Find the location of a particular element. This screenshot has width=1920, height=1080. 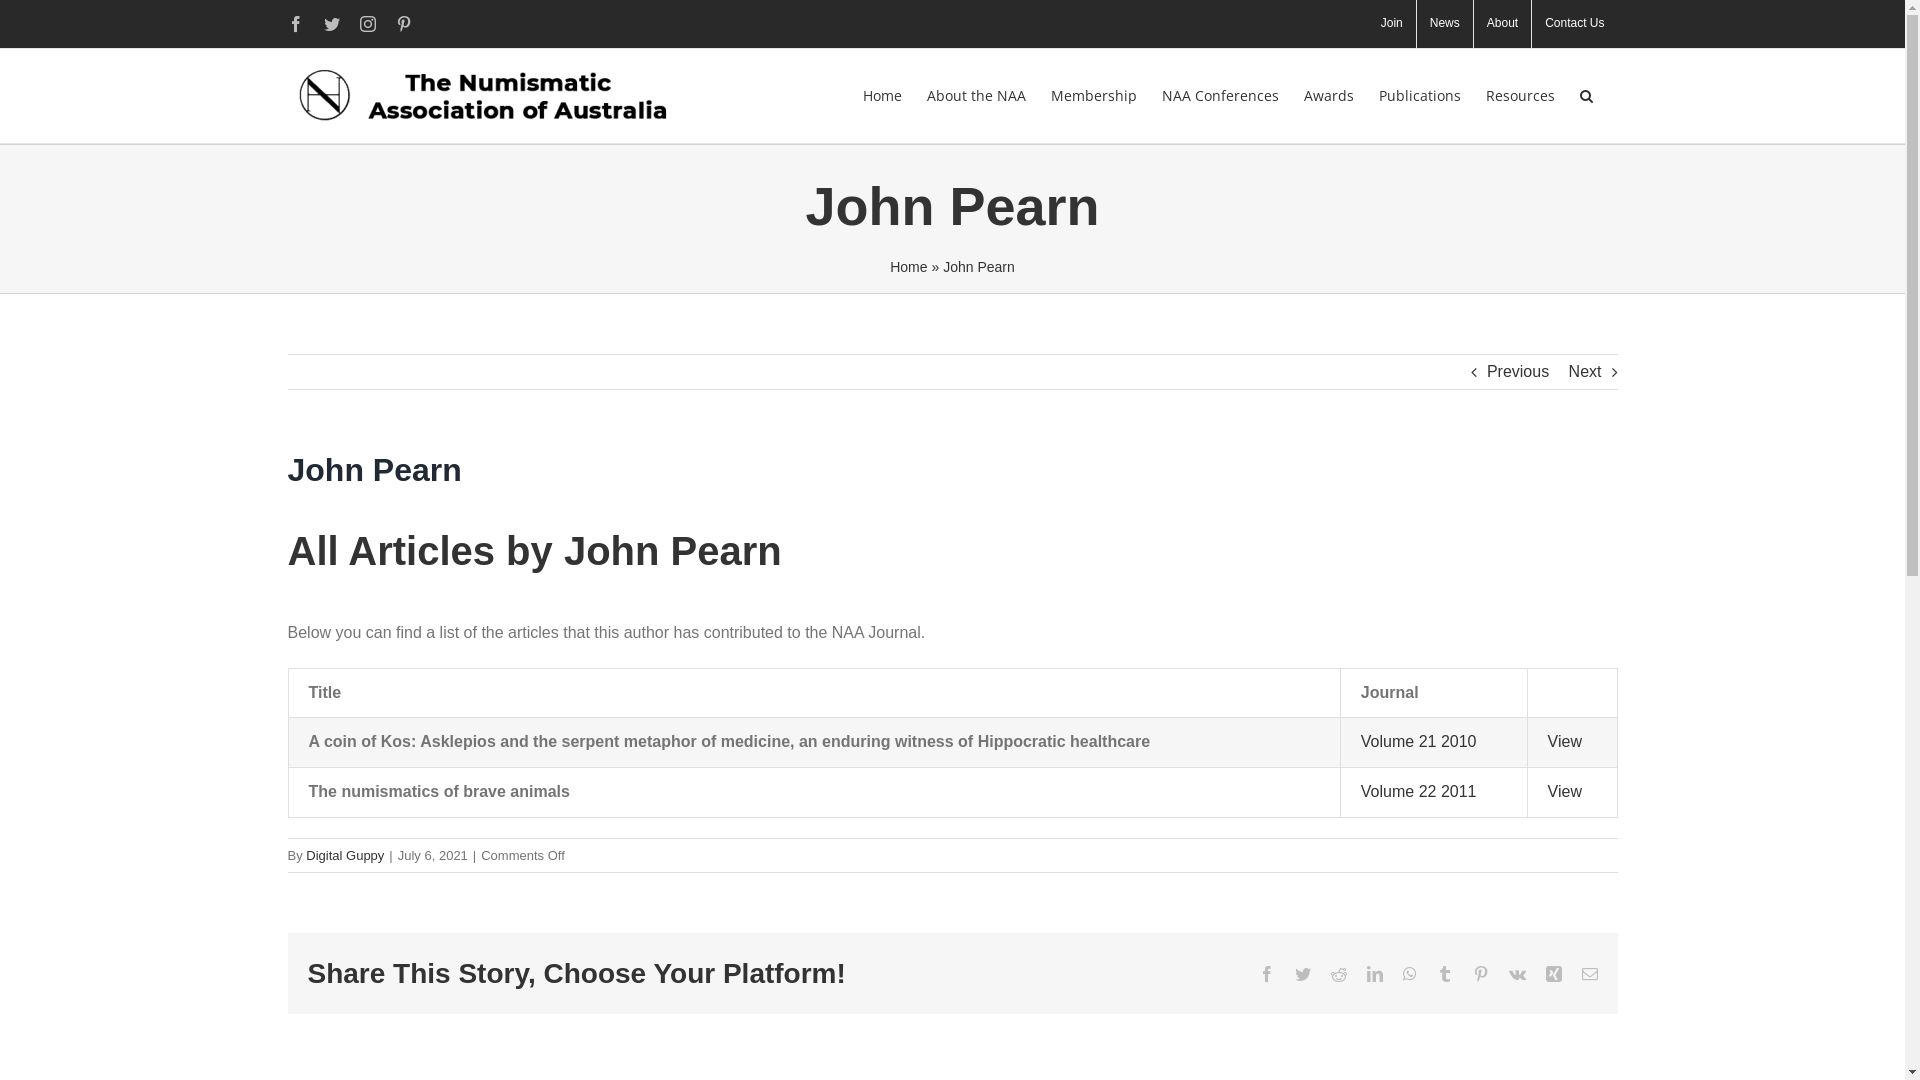

'Pinterest' is located at coordinates (395, 23).